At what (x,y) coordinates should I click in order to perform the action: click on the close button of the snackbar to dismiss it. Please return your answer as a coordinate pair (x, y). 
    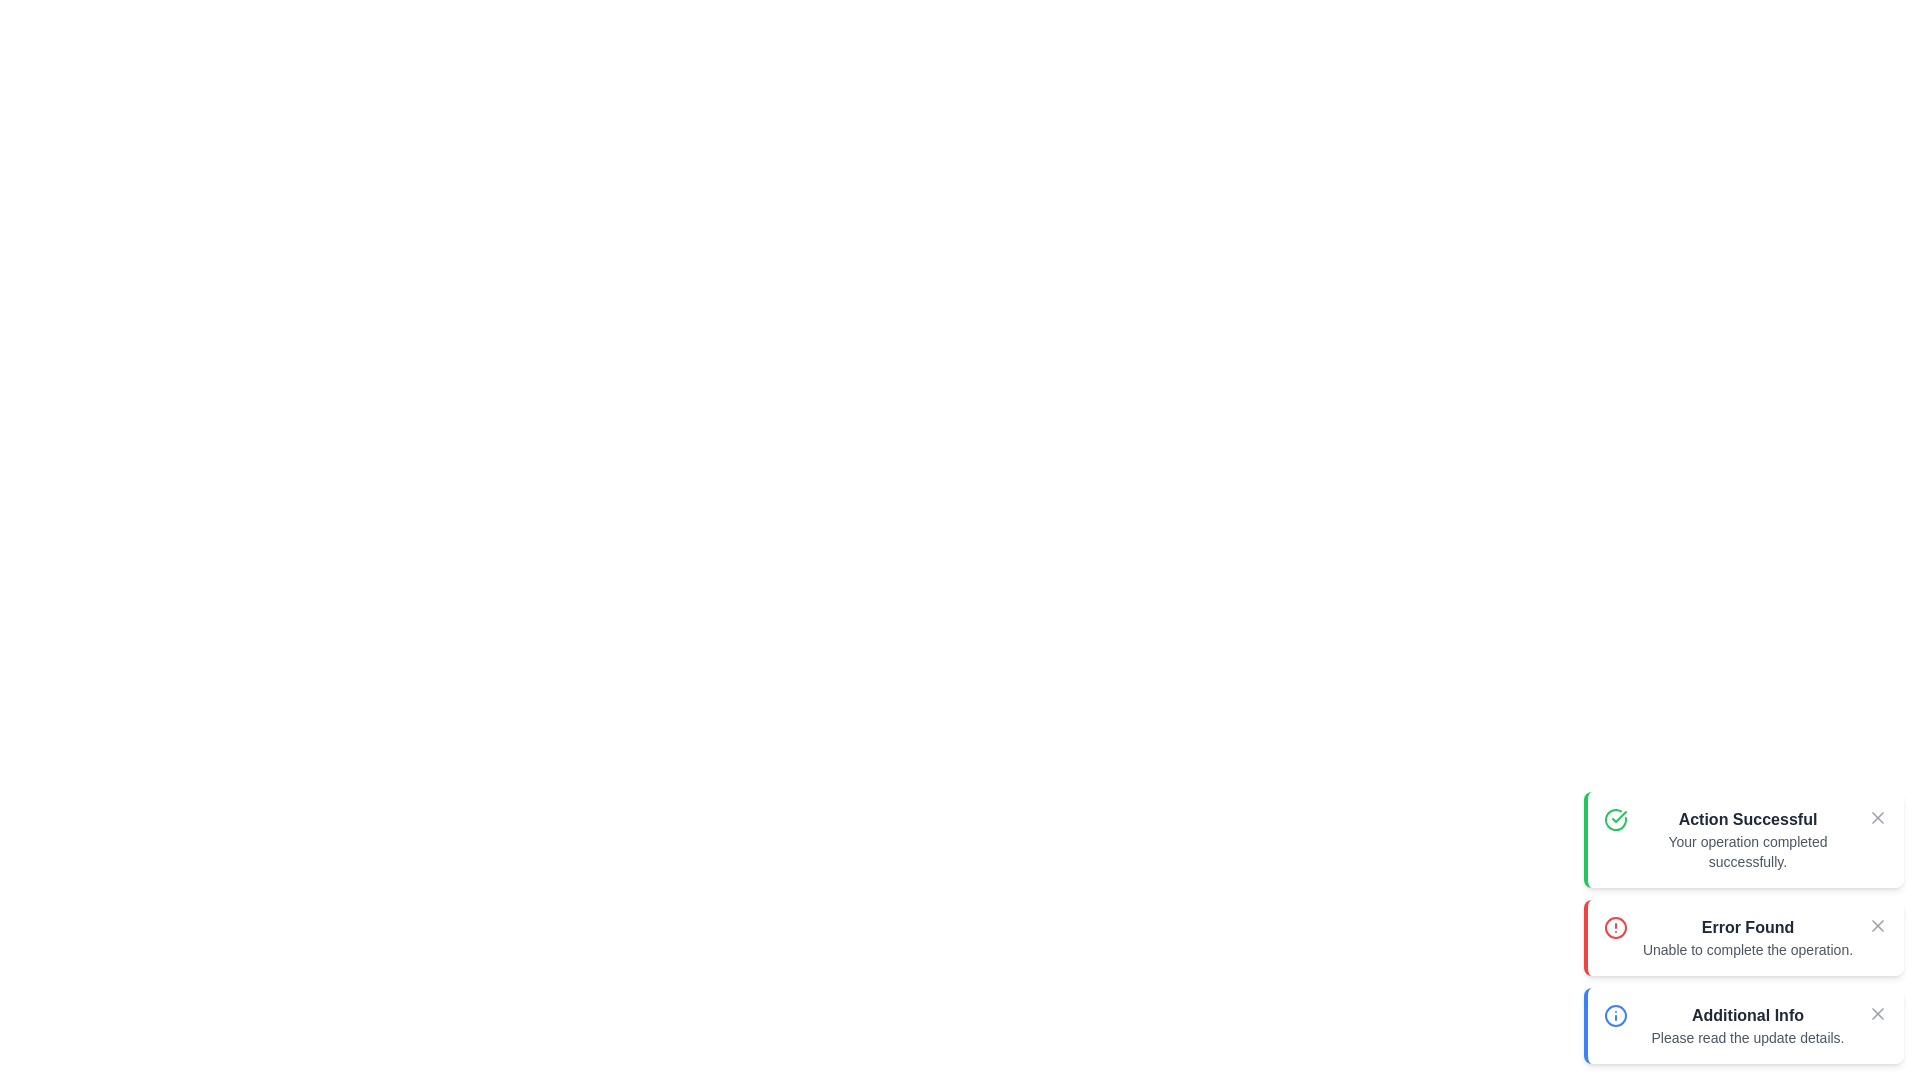
    Looking at the image, I should click on (1876, 817).